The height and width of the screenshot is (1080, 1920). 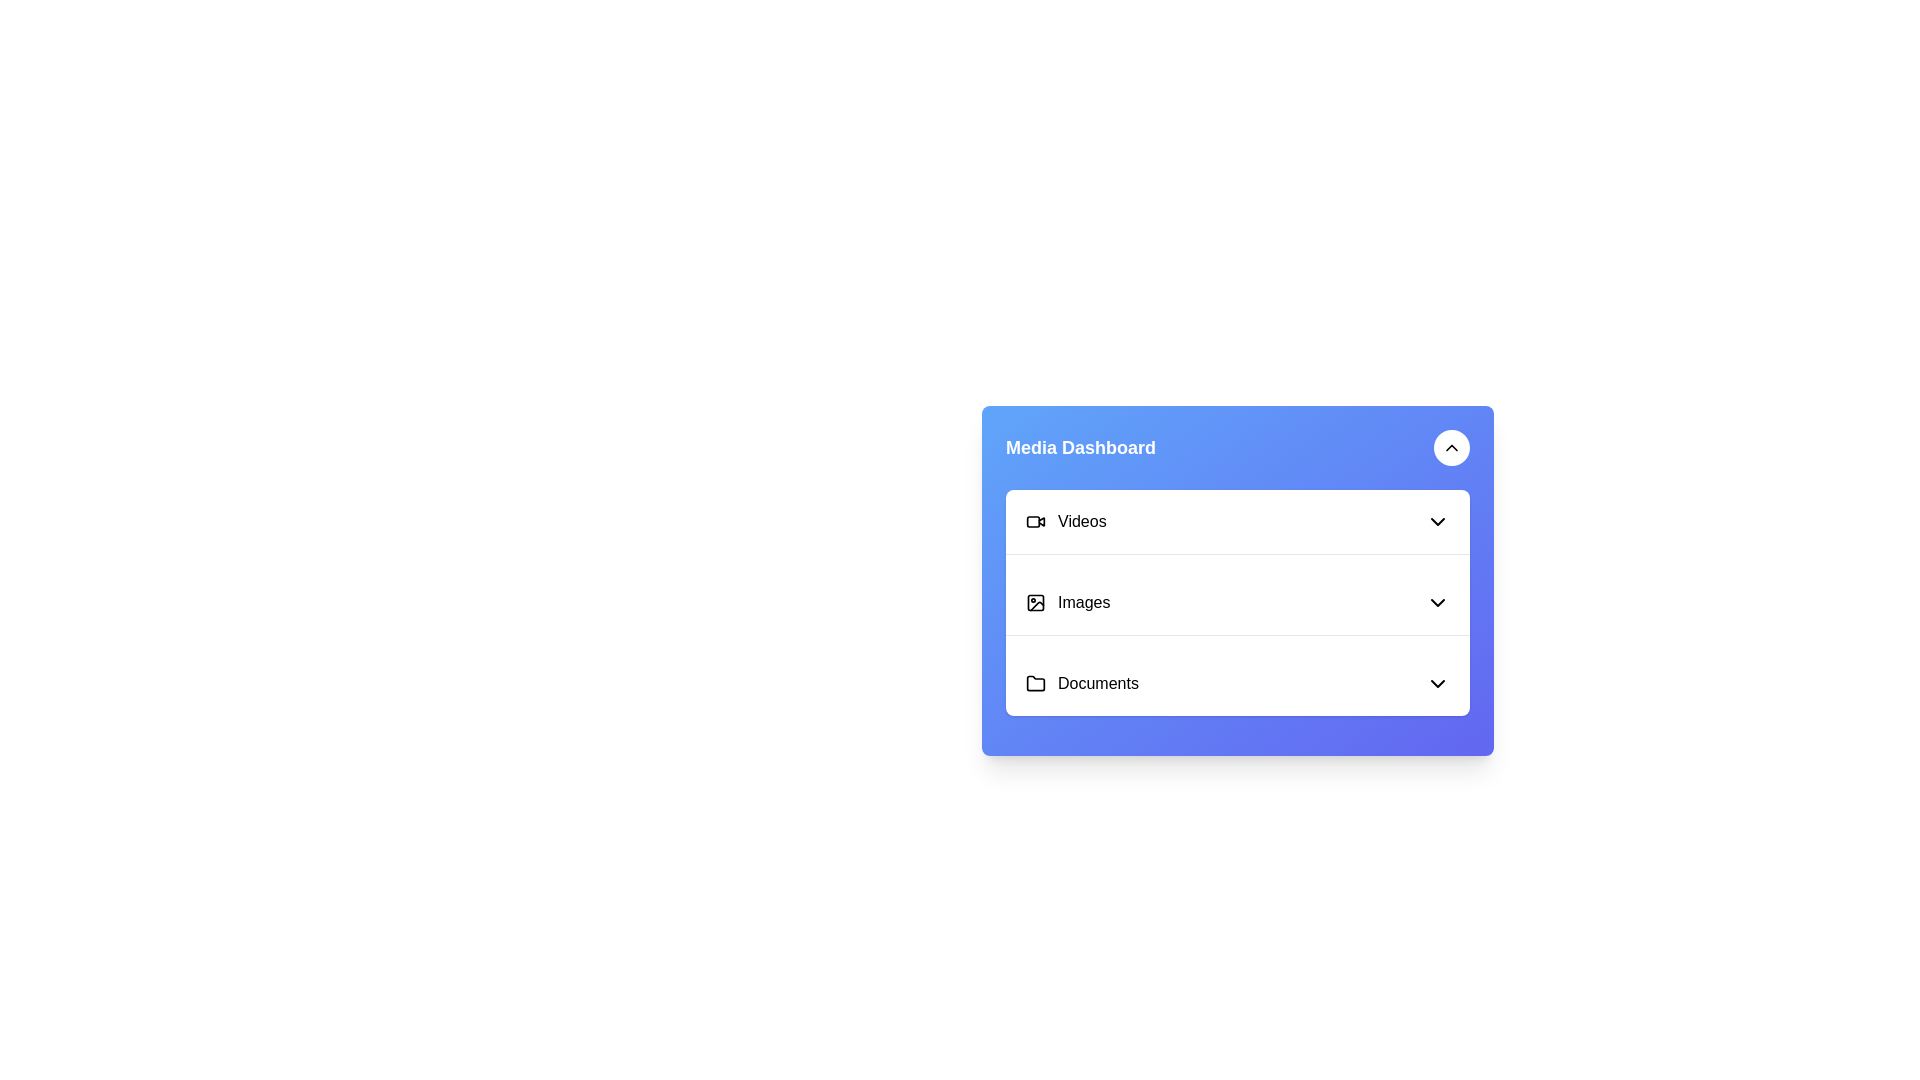 What do you see at coordinates (1437, 682) in the screenshot?
I see `the downward-facing chevron icon located to the far-right side of the 'Documents' section` at bounding box center [1437, 682].